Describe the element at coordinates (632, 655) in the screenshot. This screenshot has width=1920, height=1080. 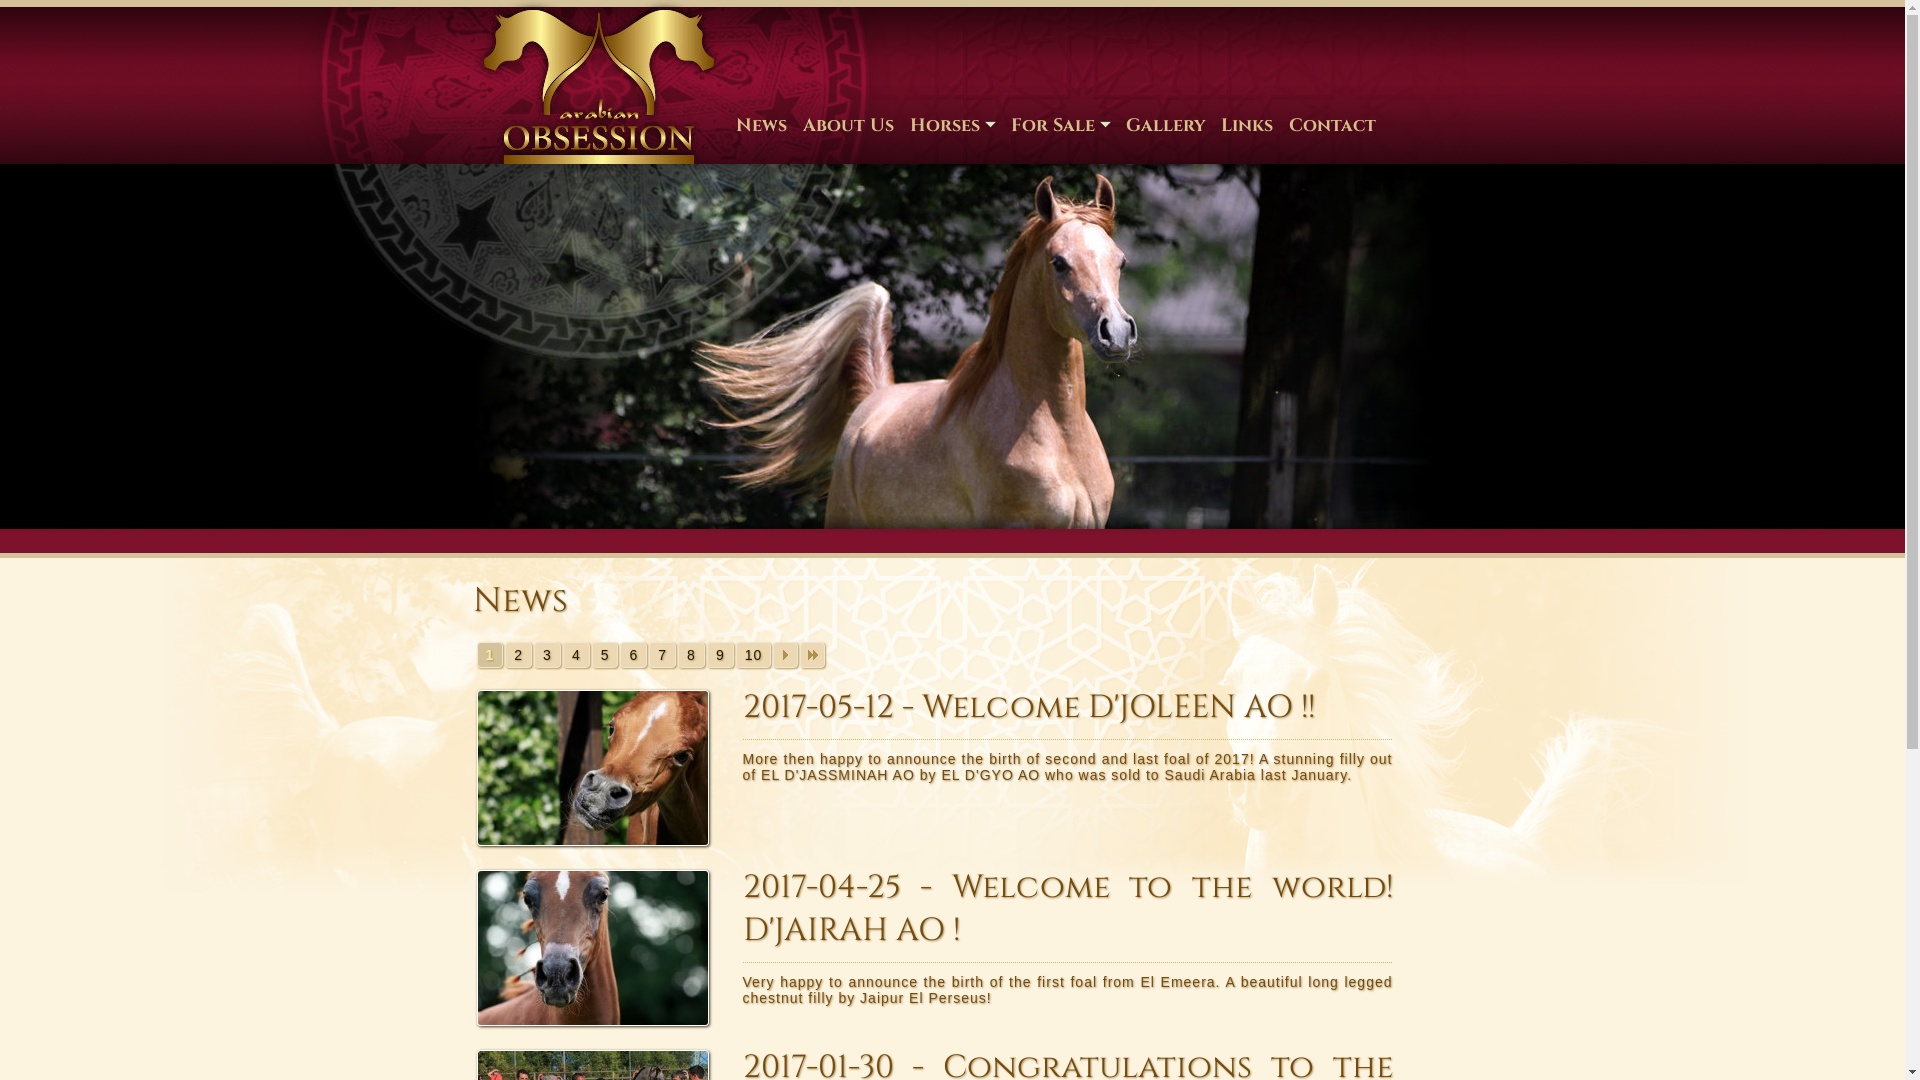
I see `'6'` at that location.